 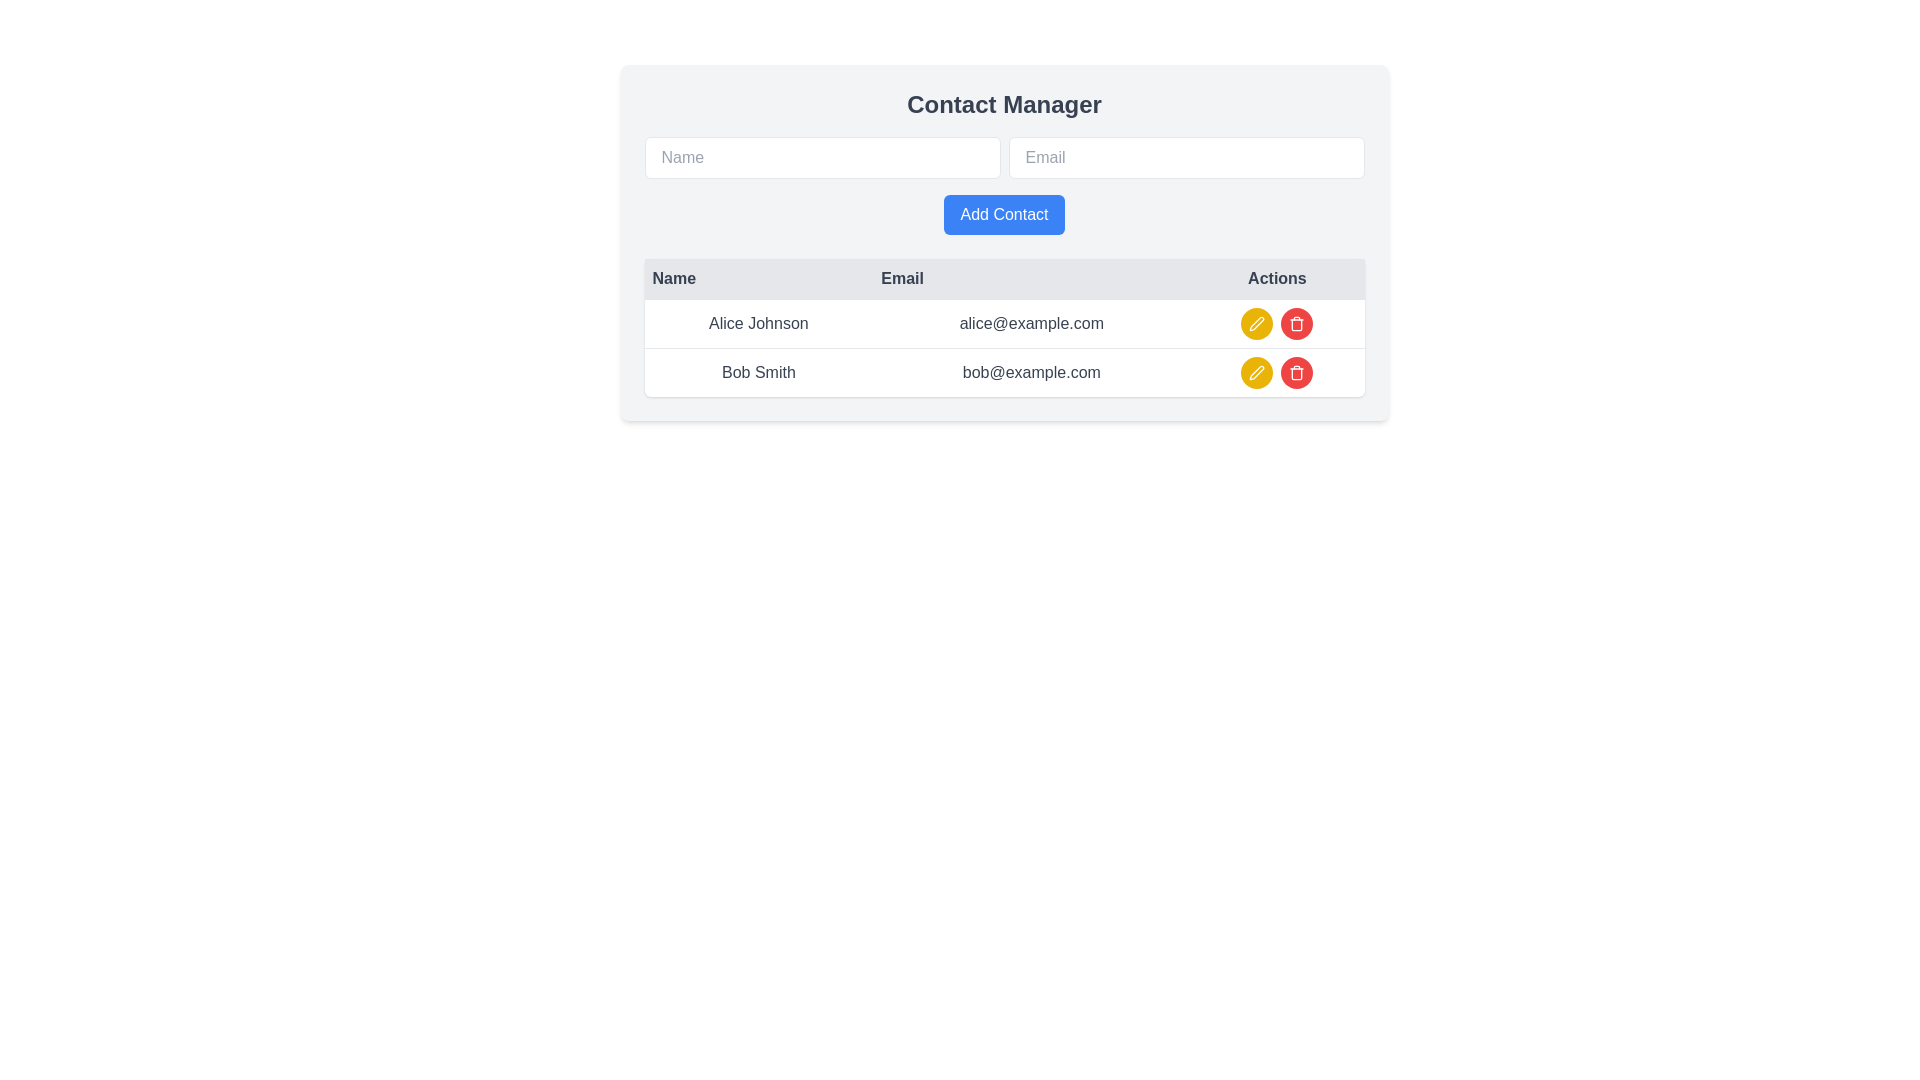 I want to click on the circular red button with a white trash can icon in the 'Actions' column of the second row, so click(x=1297, y=373).